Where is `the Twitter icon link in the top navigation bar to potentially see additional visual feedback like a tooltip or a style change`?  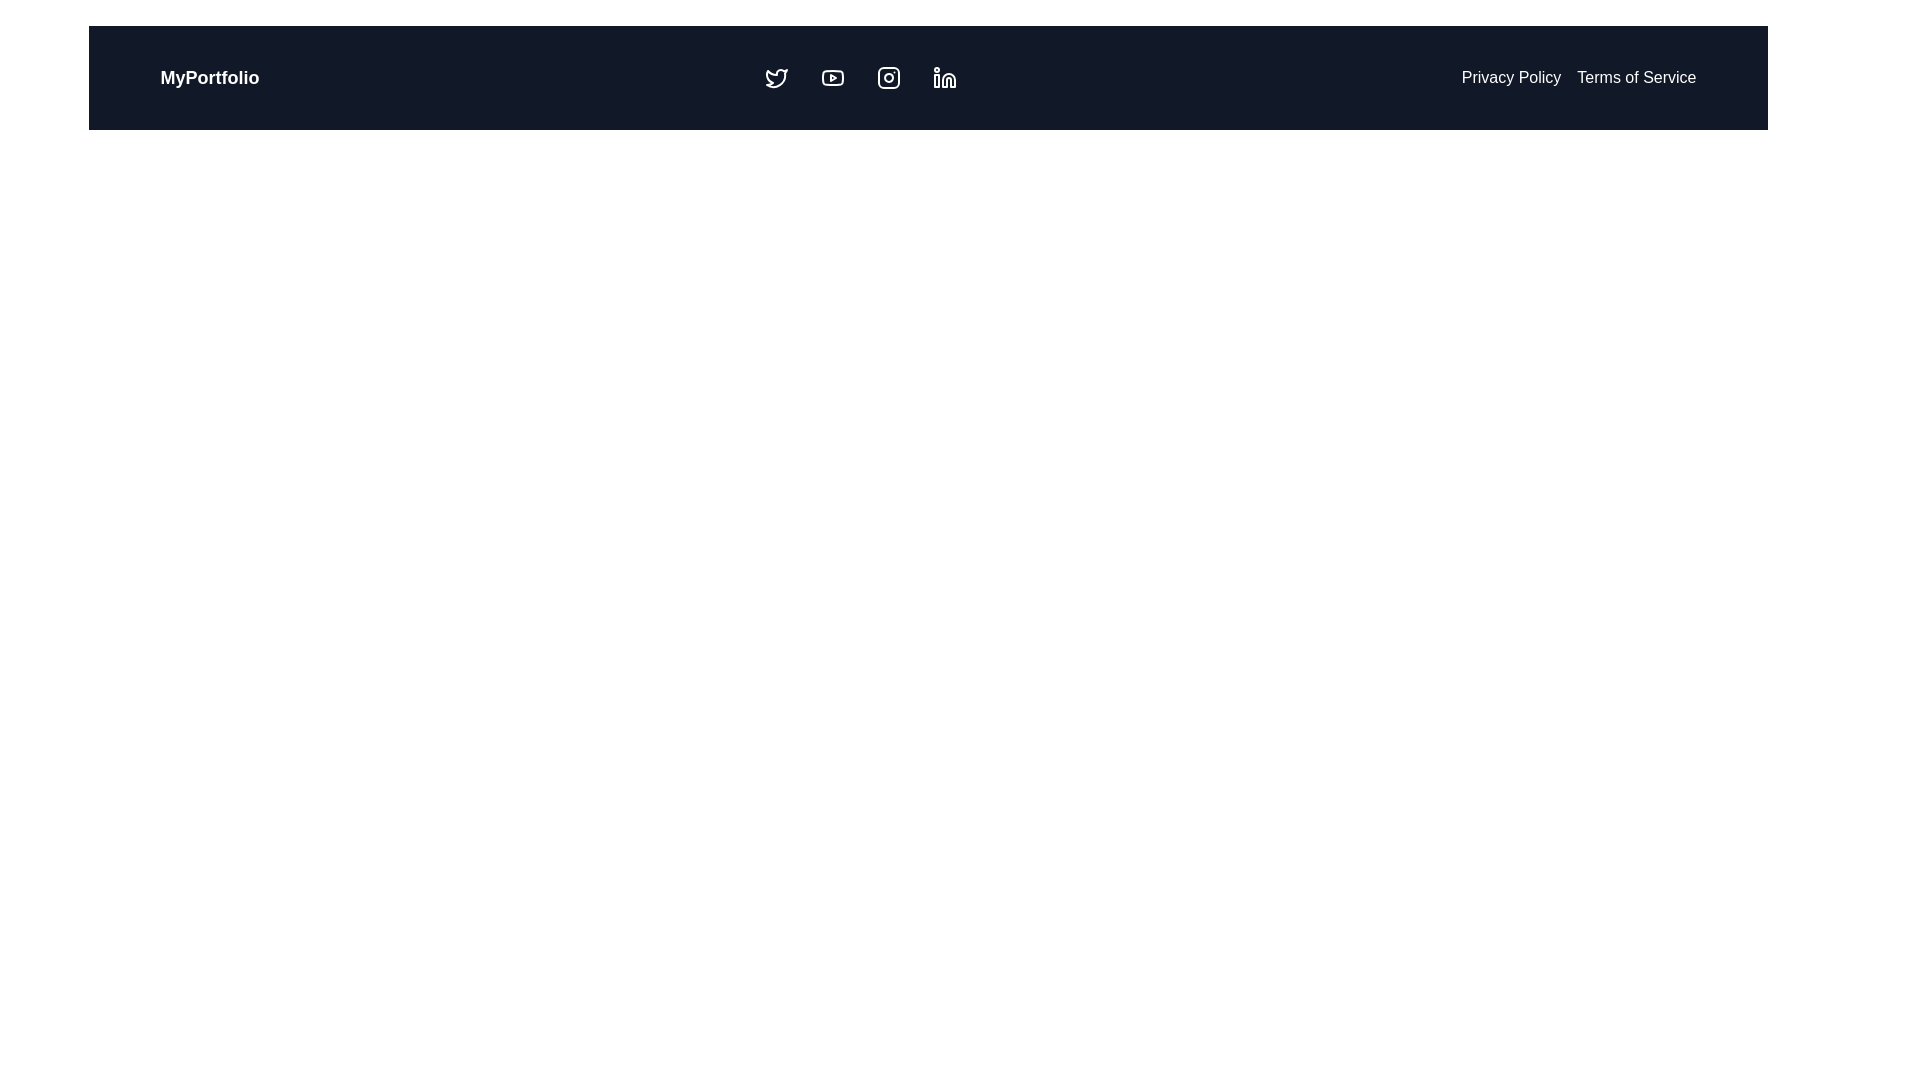
the Twitter icon link in the top navigation bar to potentially see additional visual feedback like a tooltip or a style change is located at coordinates (775, 76).